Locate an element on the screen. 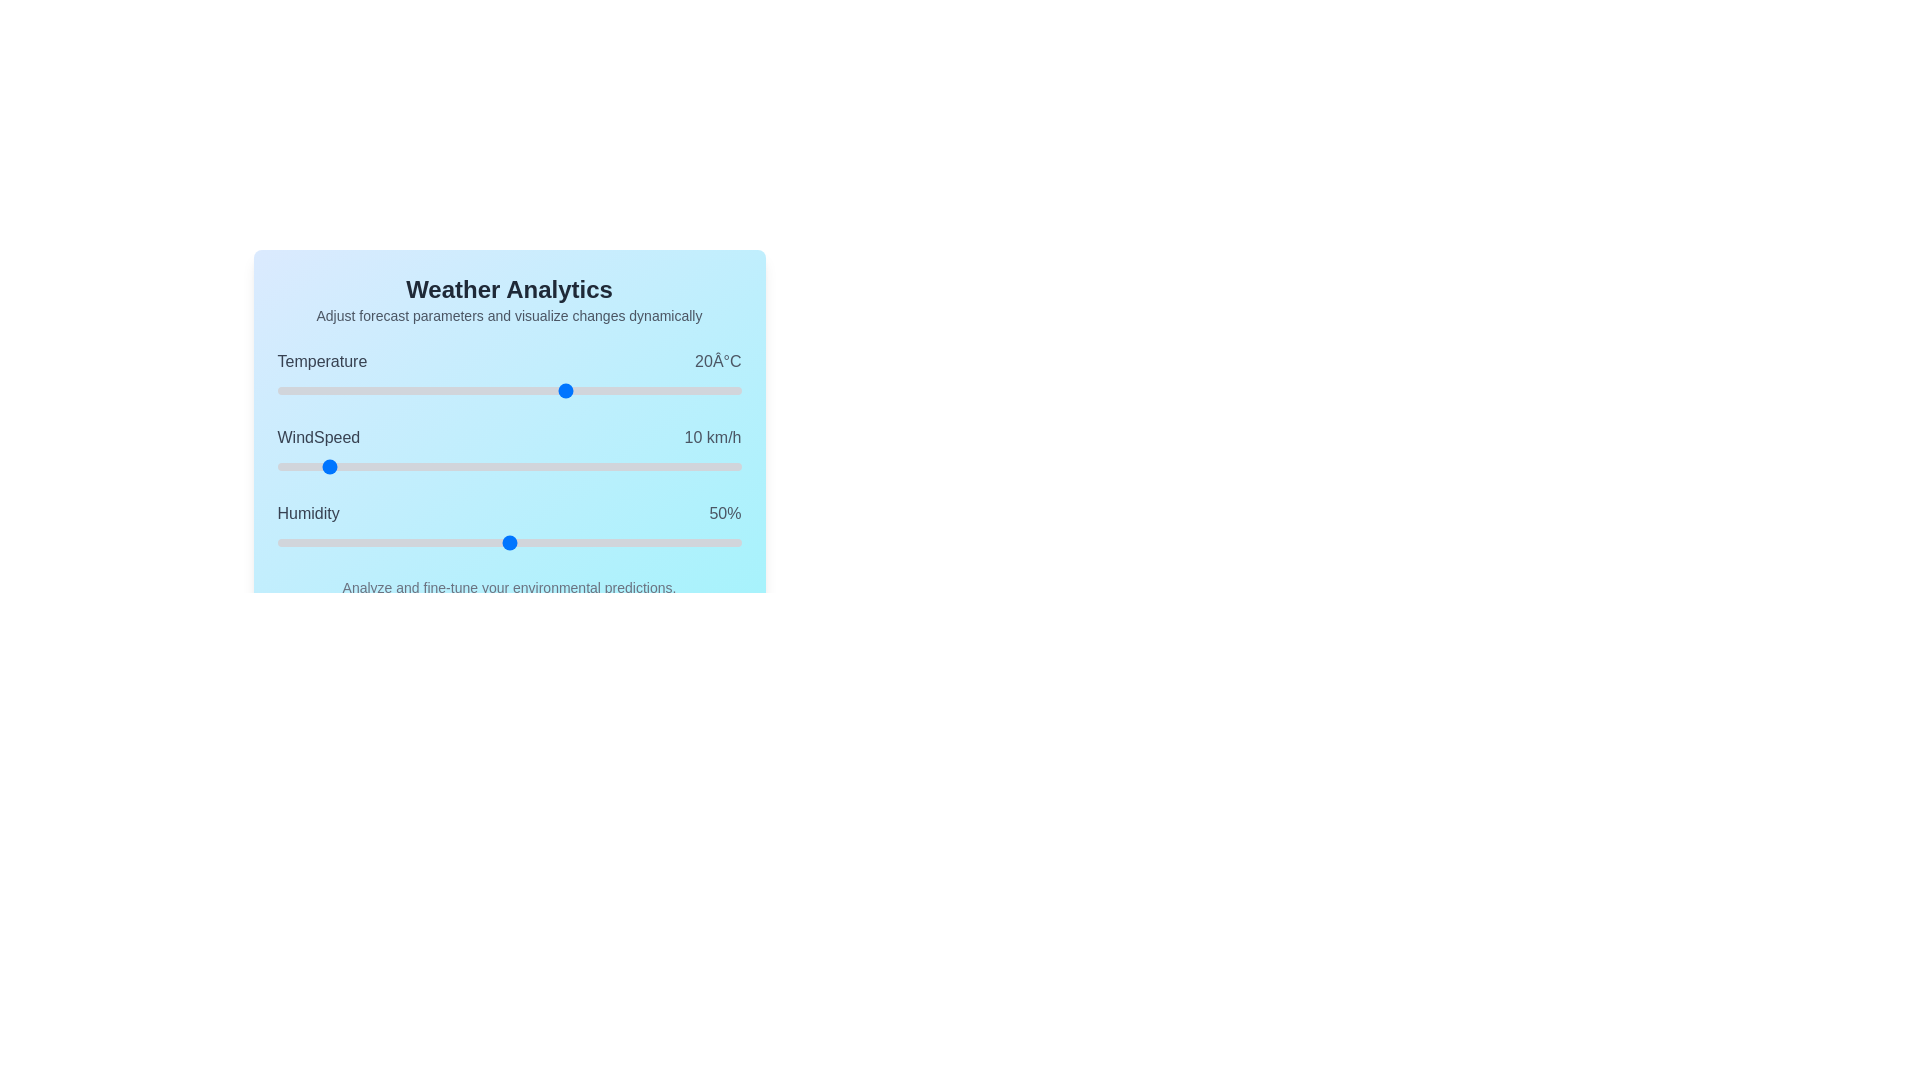 This screenshot has width=1920, height=1080. the descriptive text element to read its content is located at coordinates (509, 315).